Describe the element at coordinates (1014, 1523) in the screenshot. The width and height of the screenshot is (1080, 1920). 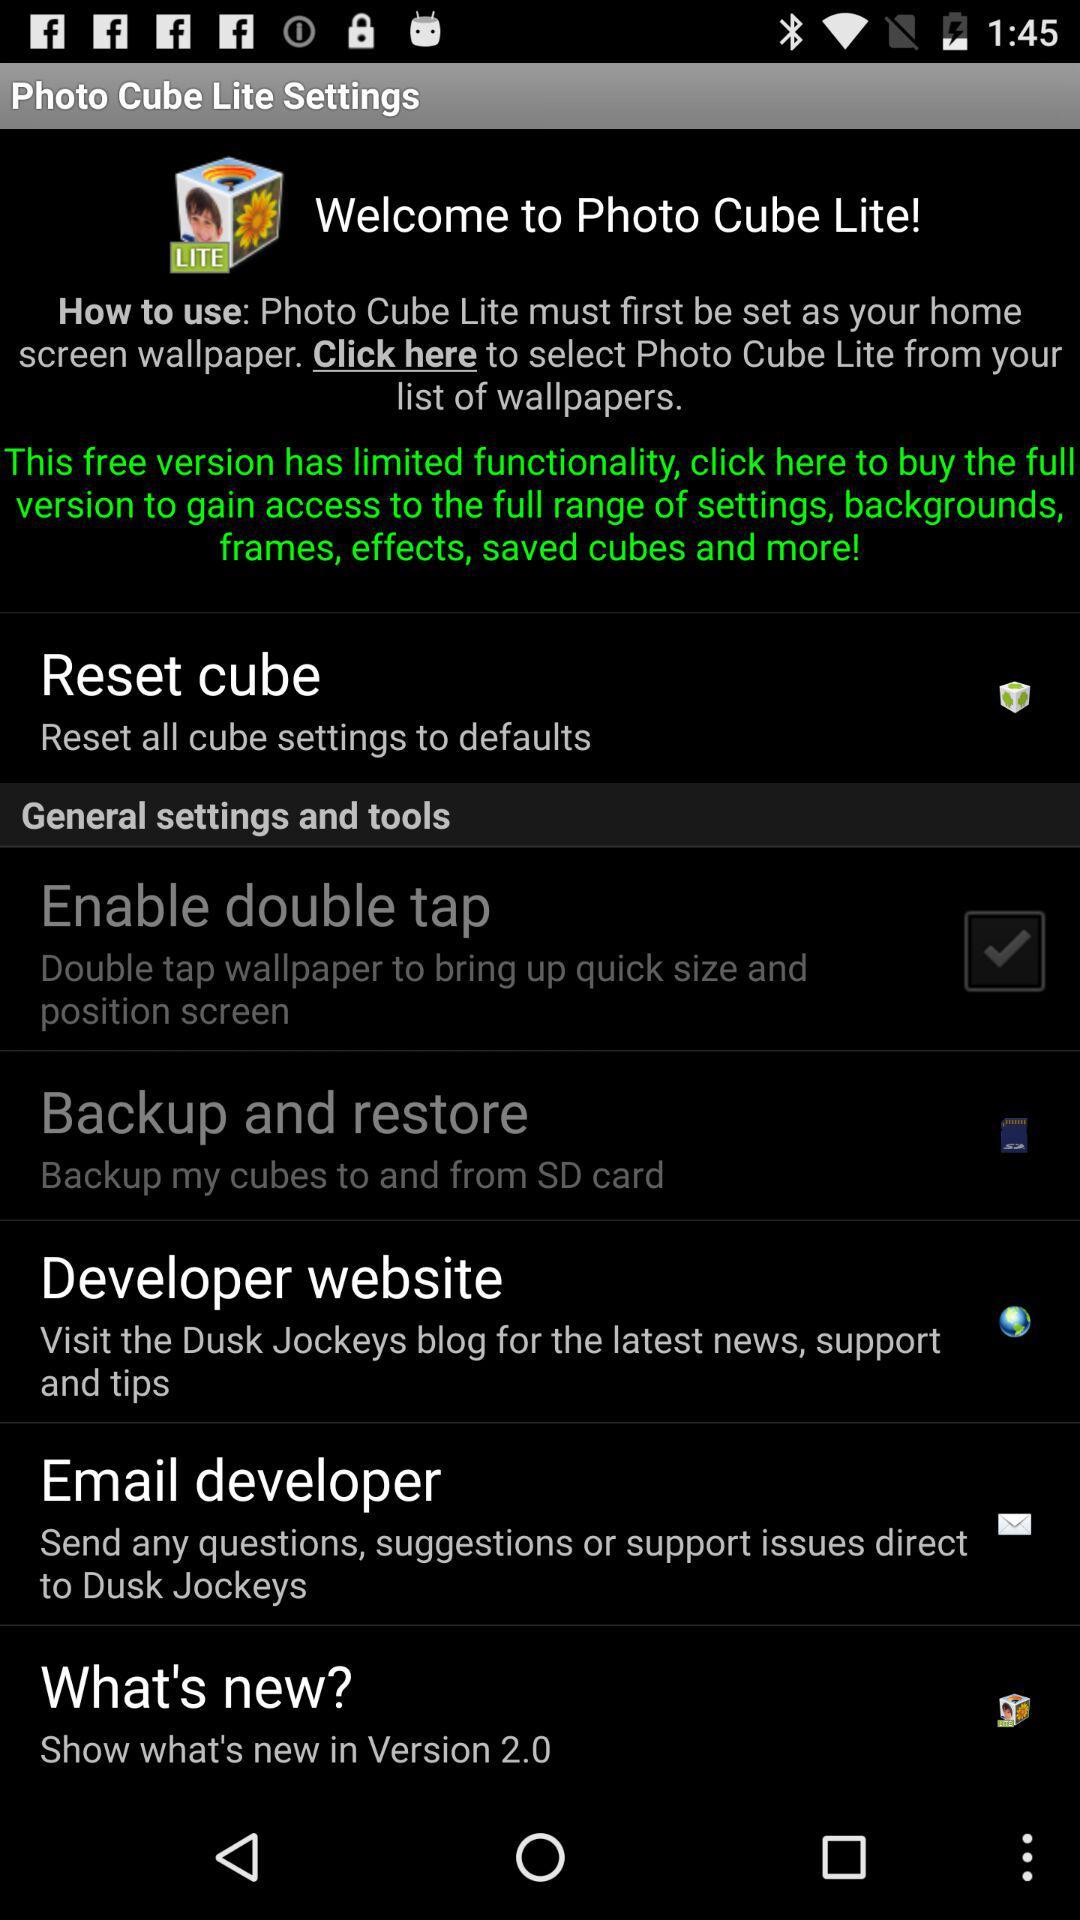
I see `item to the right of the send any questions item` at that location.